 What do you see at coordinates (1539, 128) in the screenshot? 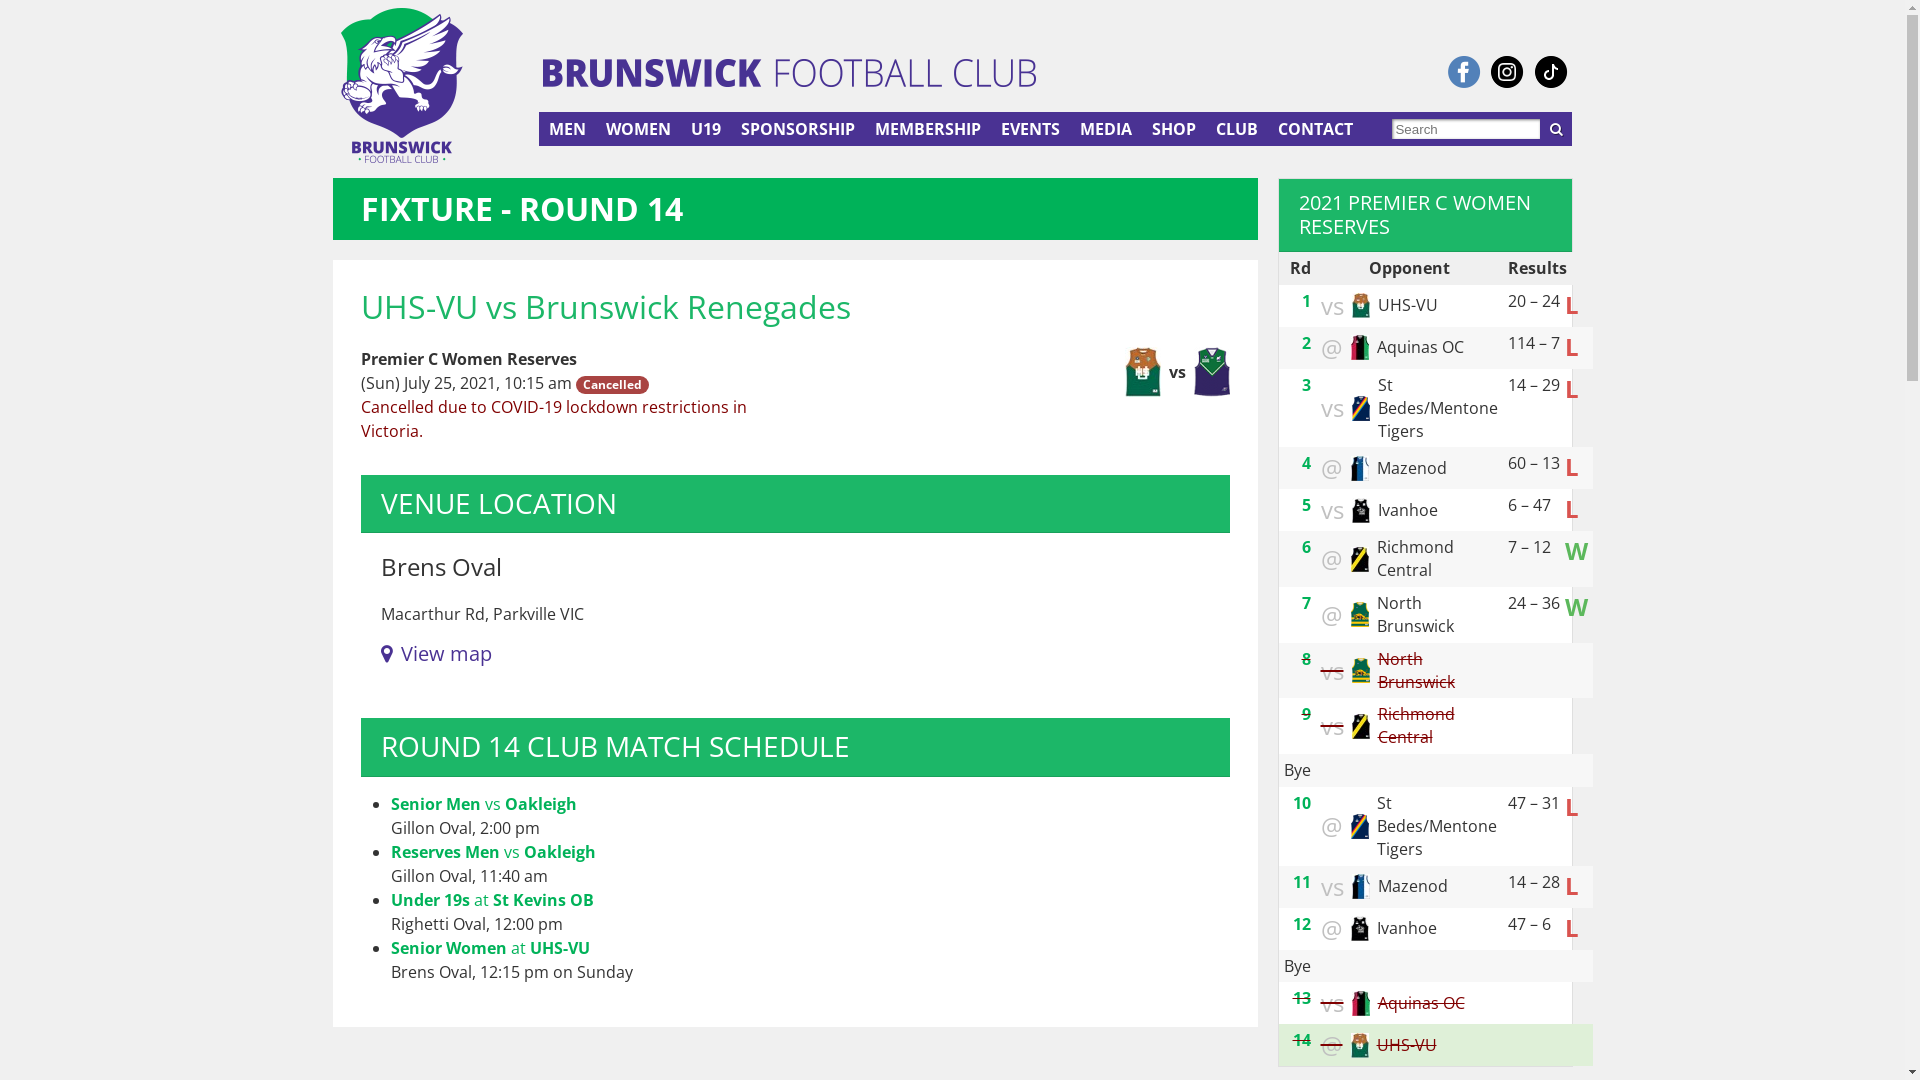
I see `'SEARCH'` at bounding box center [1539, 128].